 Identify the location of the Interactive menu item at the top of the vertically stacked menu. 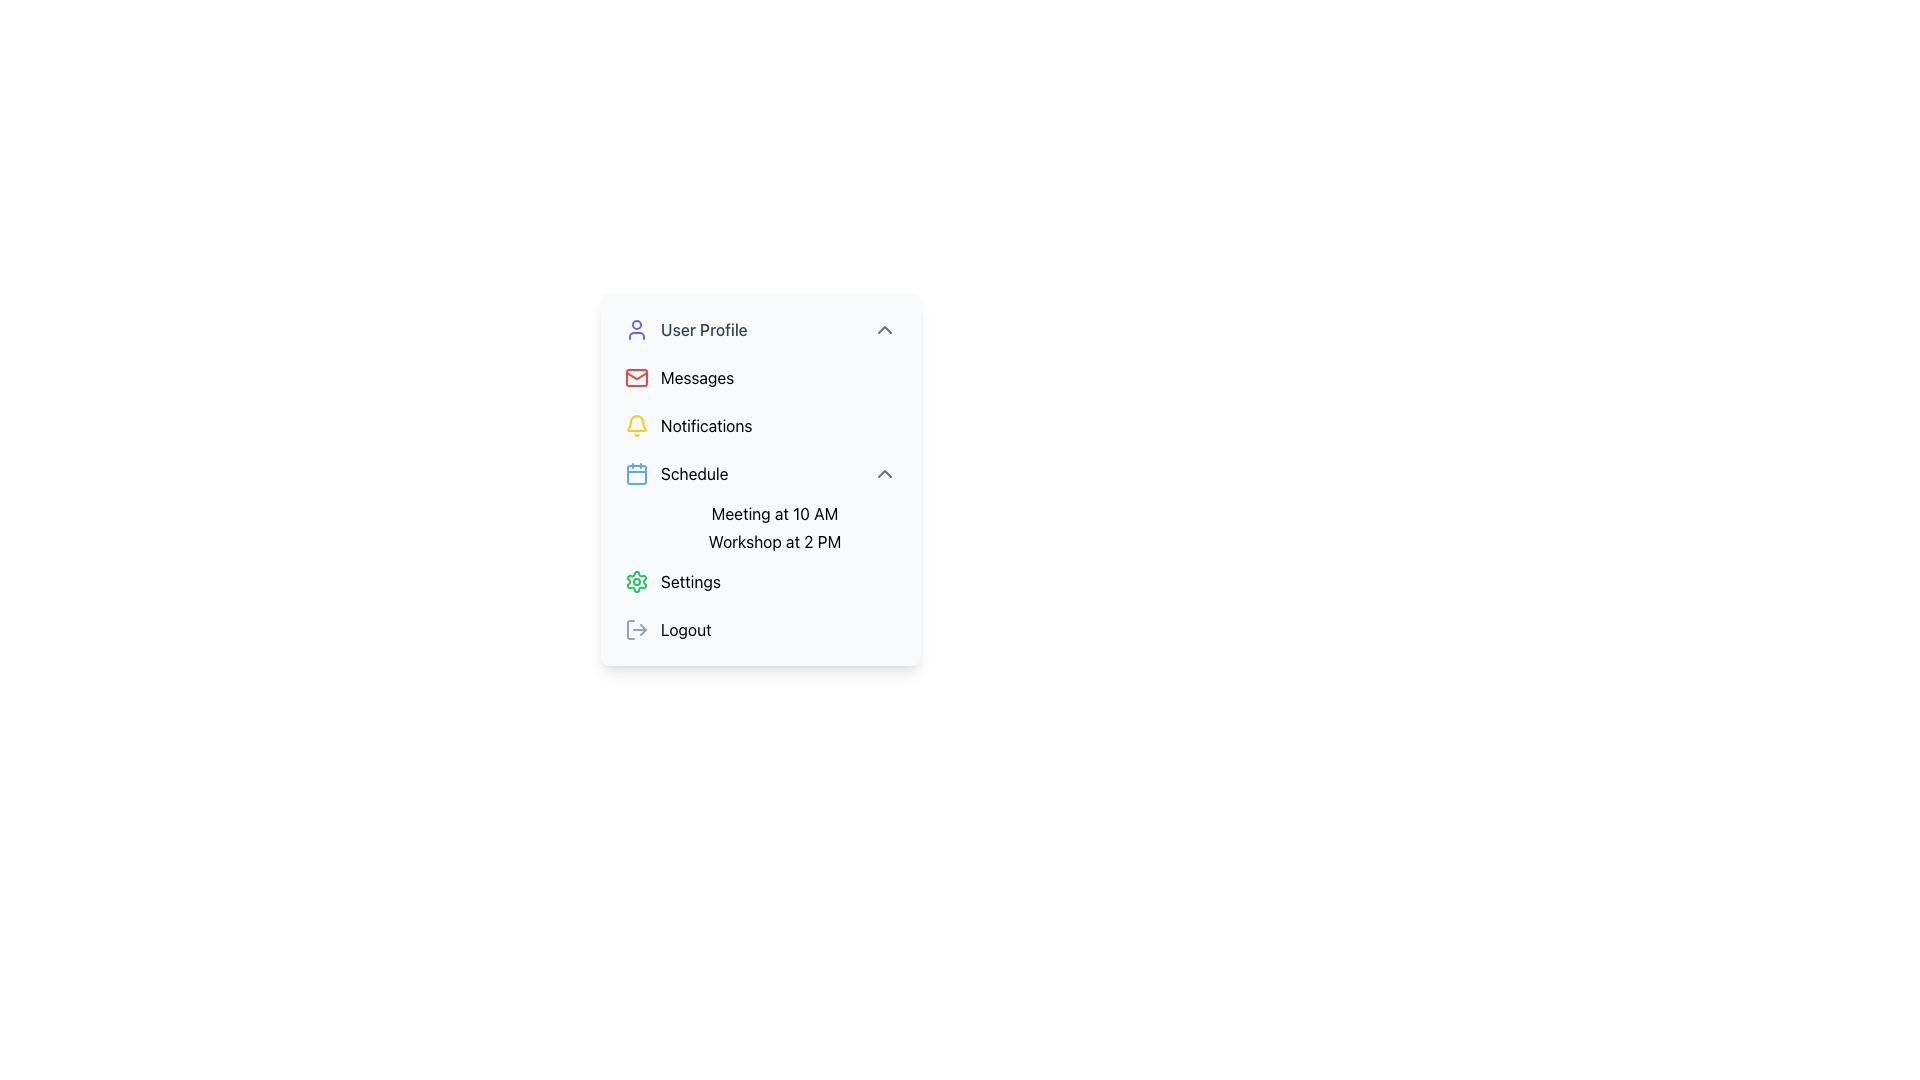
(760, 329).